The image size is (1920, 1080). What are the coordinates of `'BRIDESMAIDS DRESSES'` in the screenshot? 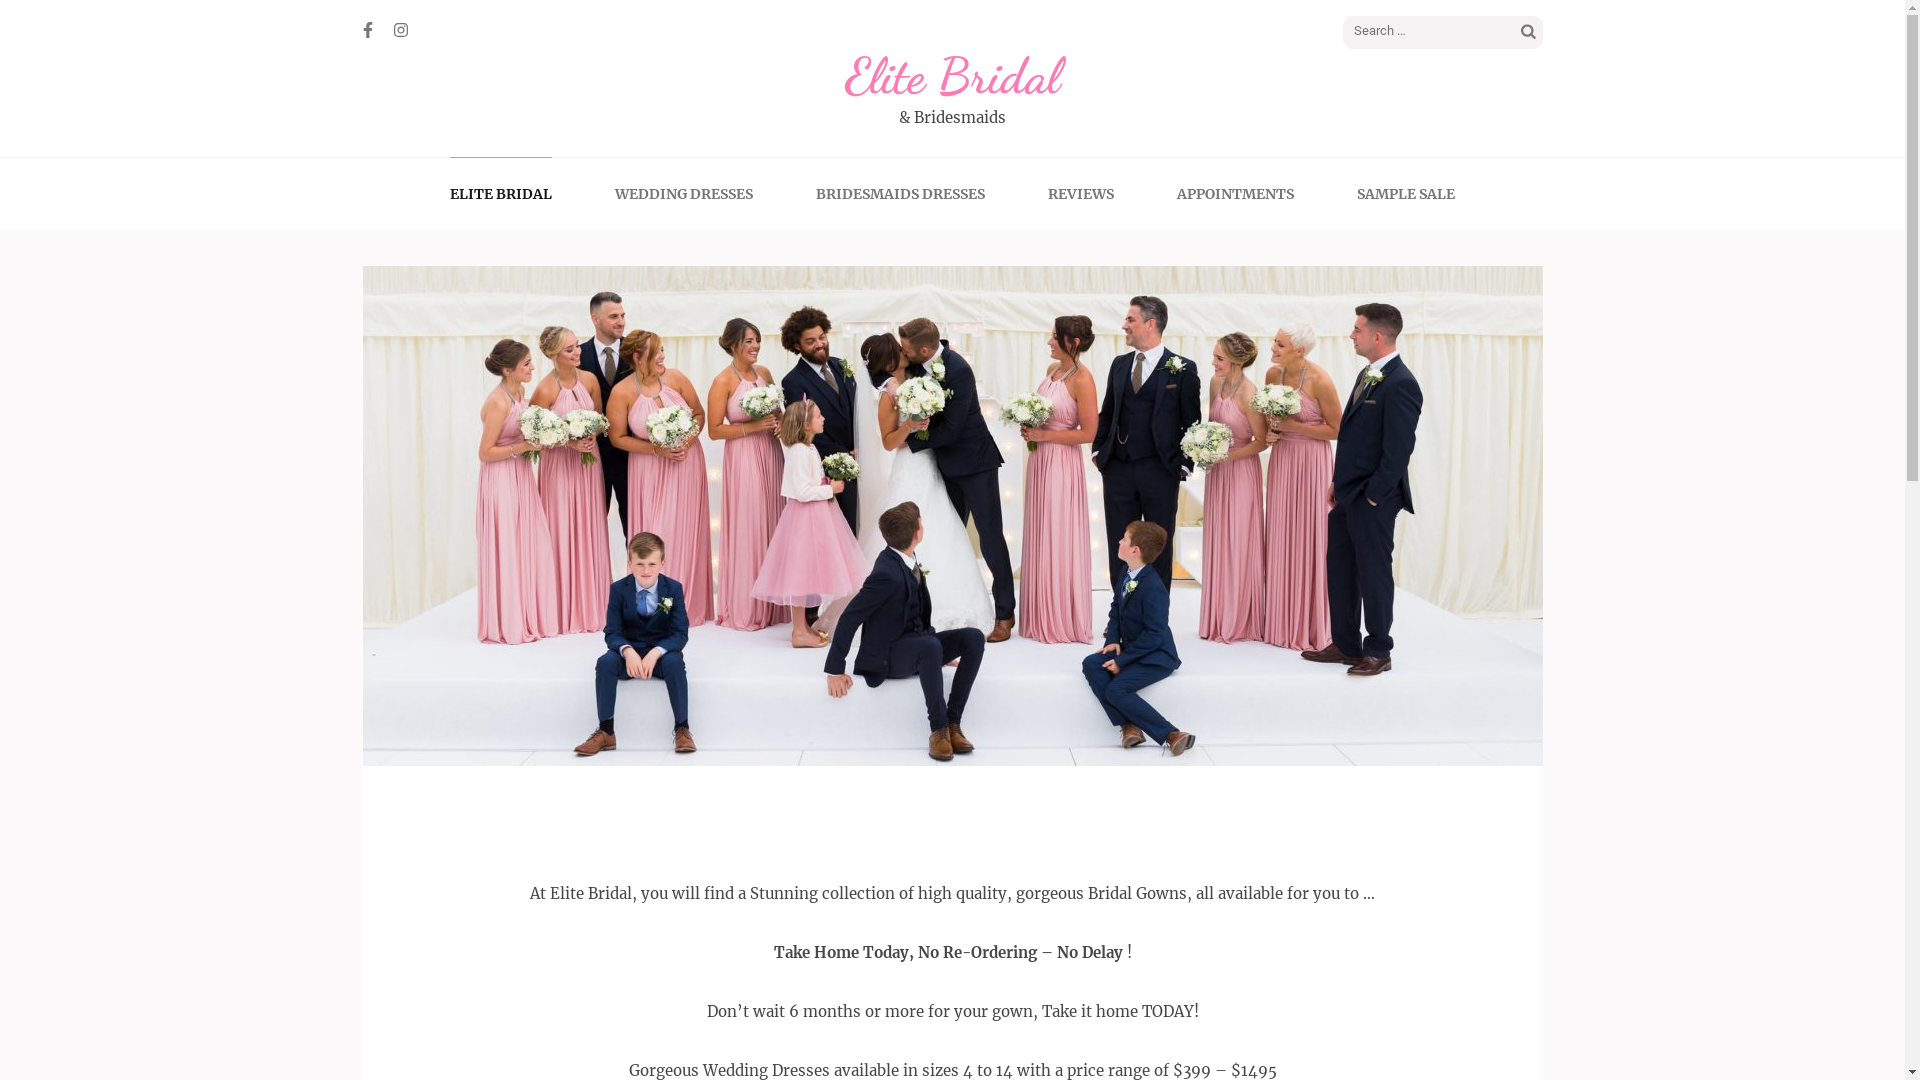 It's located at (899, 193).